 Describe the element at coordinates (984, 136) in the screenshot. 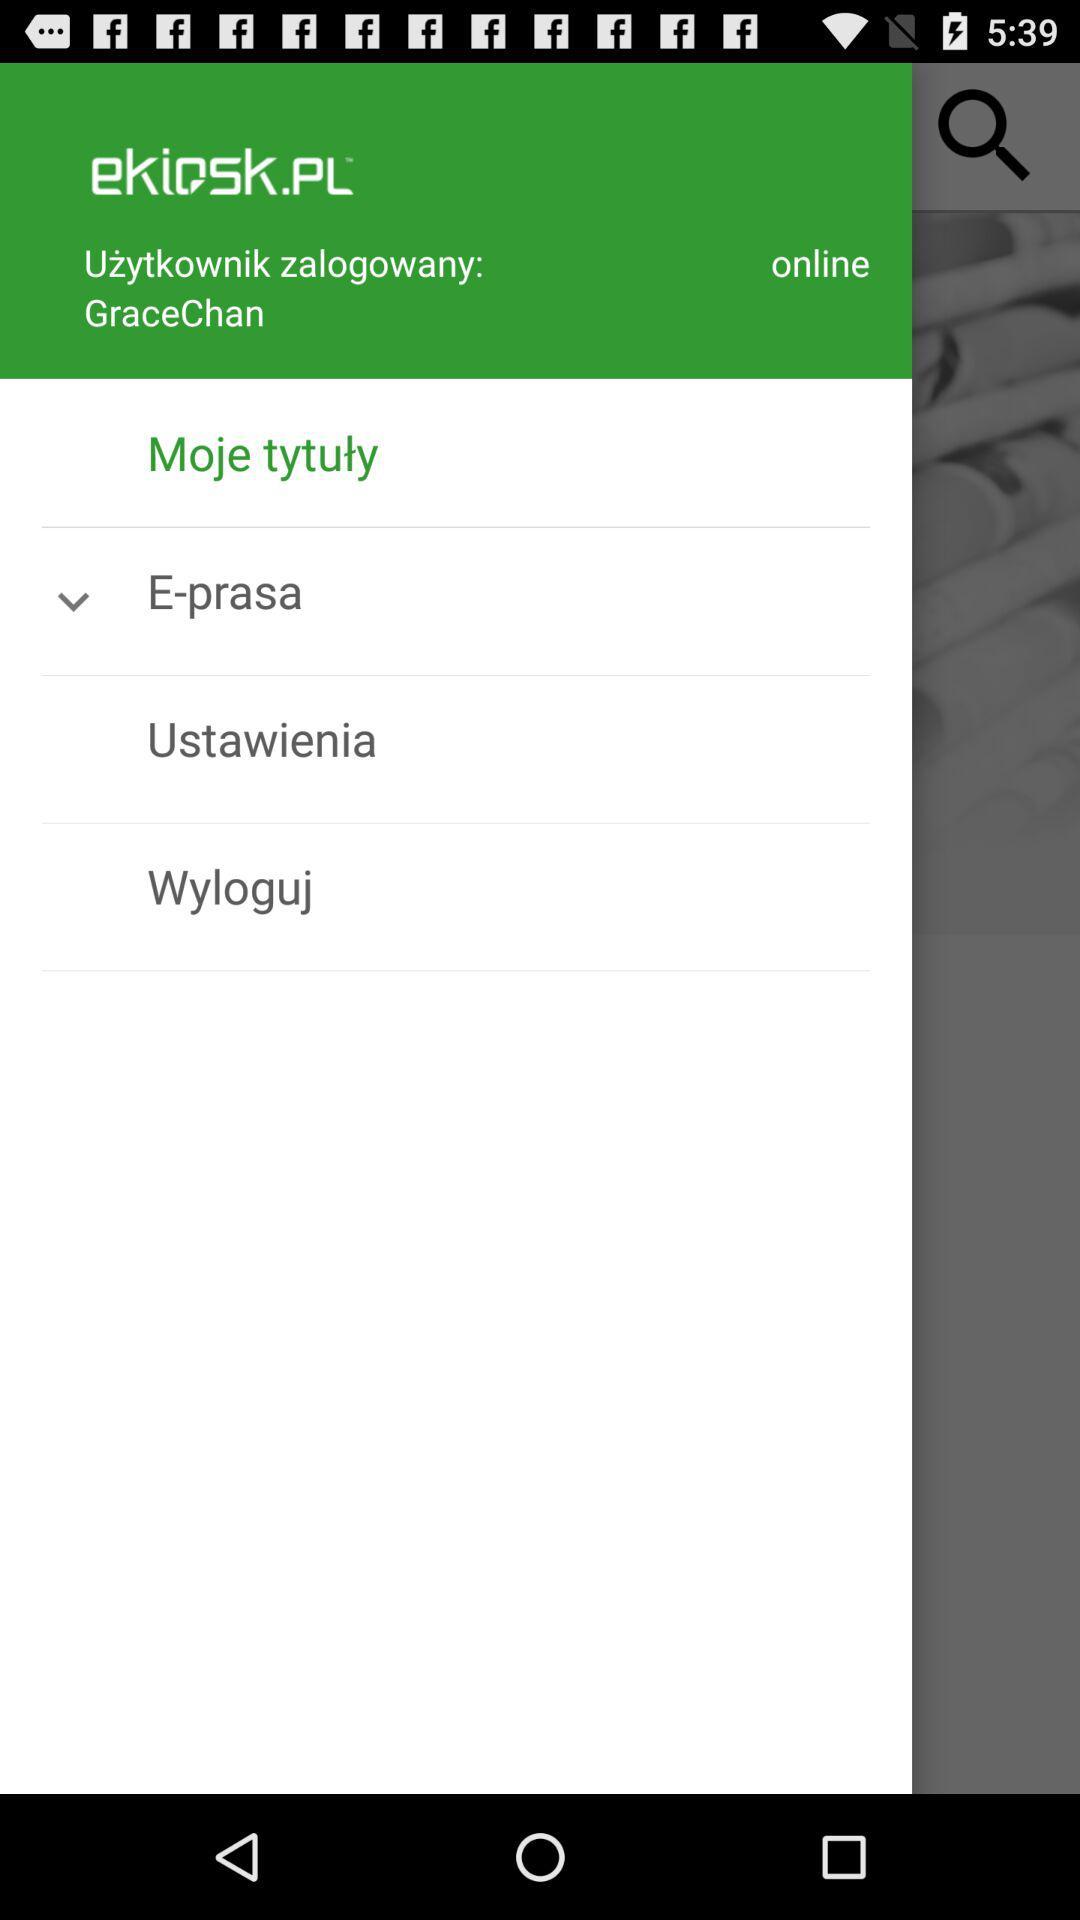

I see `the button on the top right corner of the web page` at that location.